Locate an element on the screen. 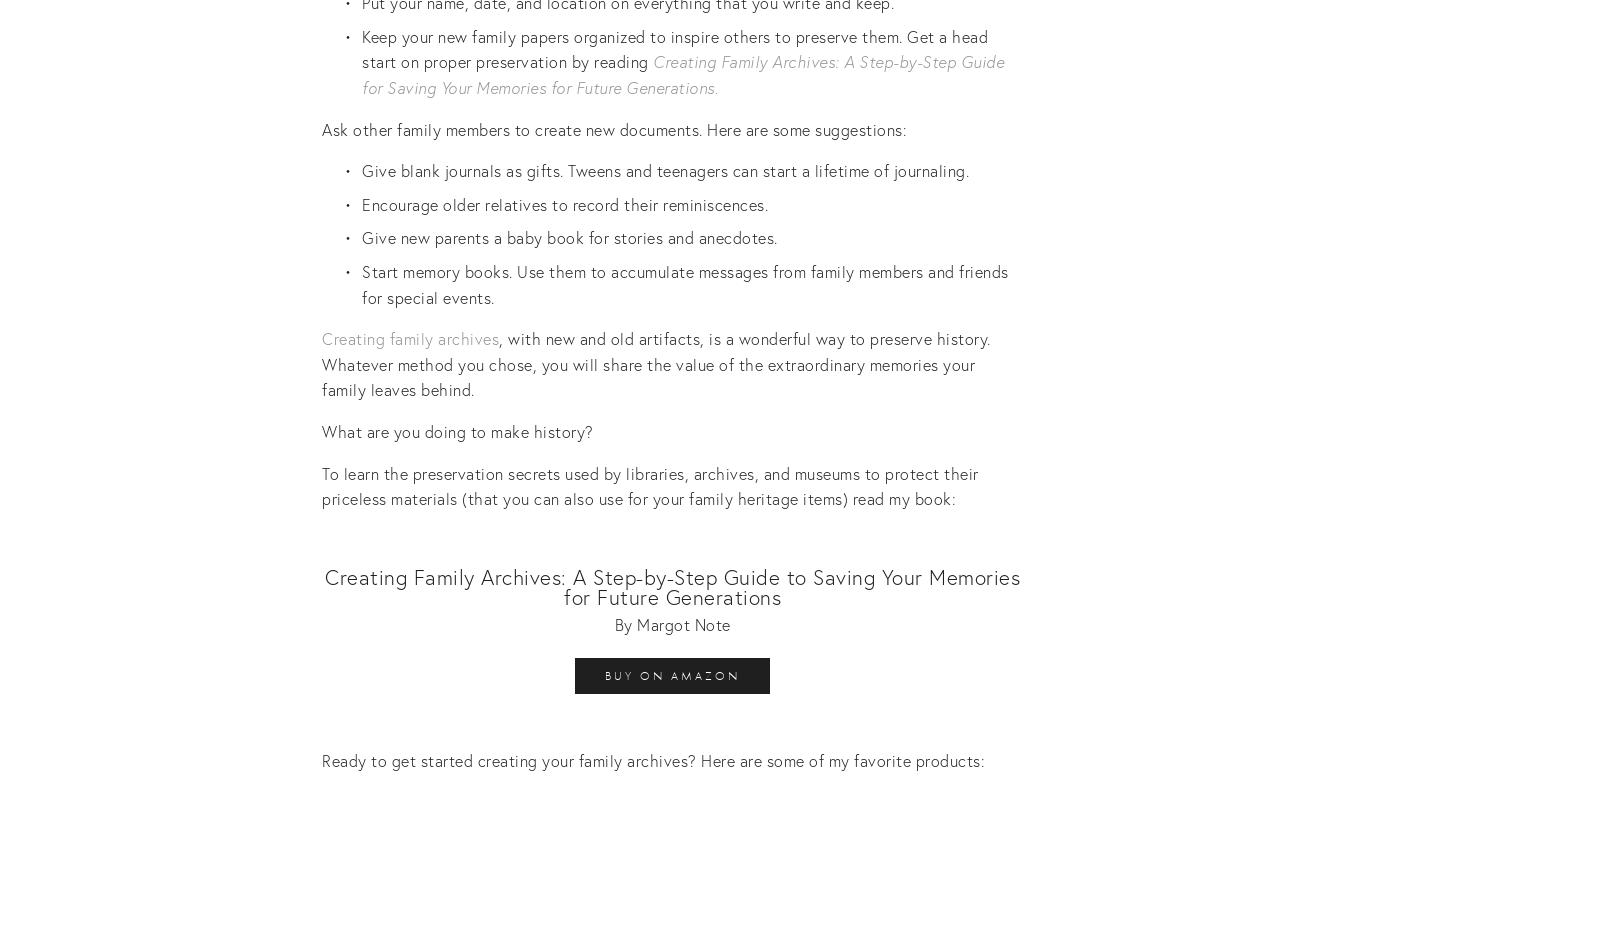  'Creating Family Archives: A Step-by-Step Guide to Saving Your Memories for Future Generations' is located at coordinates (672, 586).